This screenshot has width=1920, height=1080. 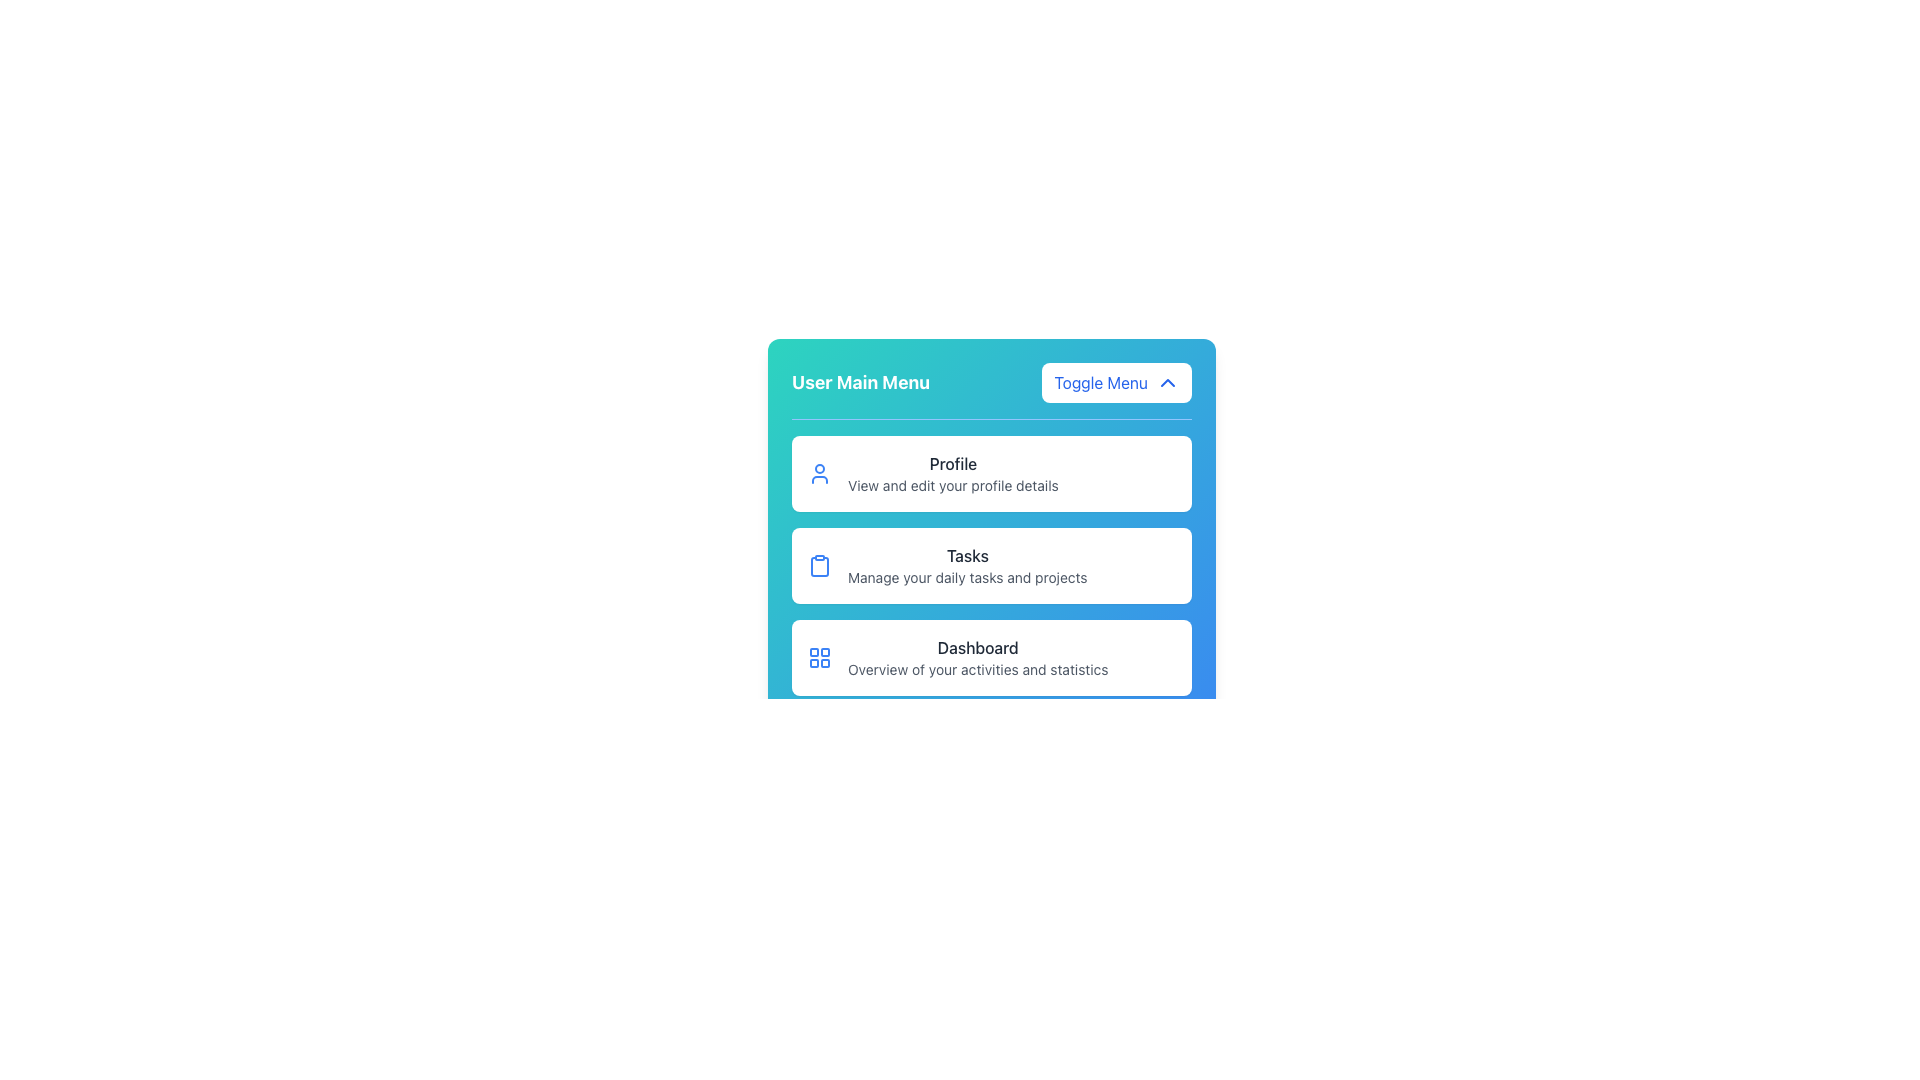 What do you see at coordinates (992, 574) in the screenshot?
I see `the Vertical Menu` at bounding box center [992, 574].